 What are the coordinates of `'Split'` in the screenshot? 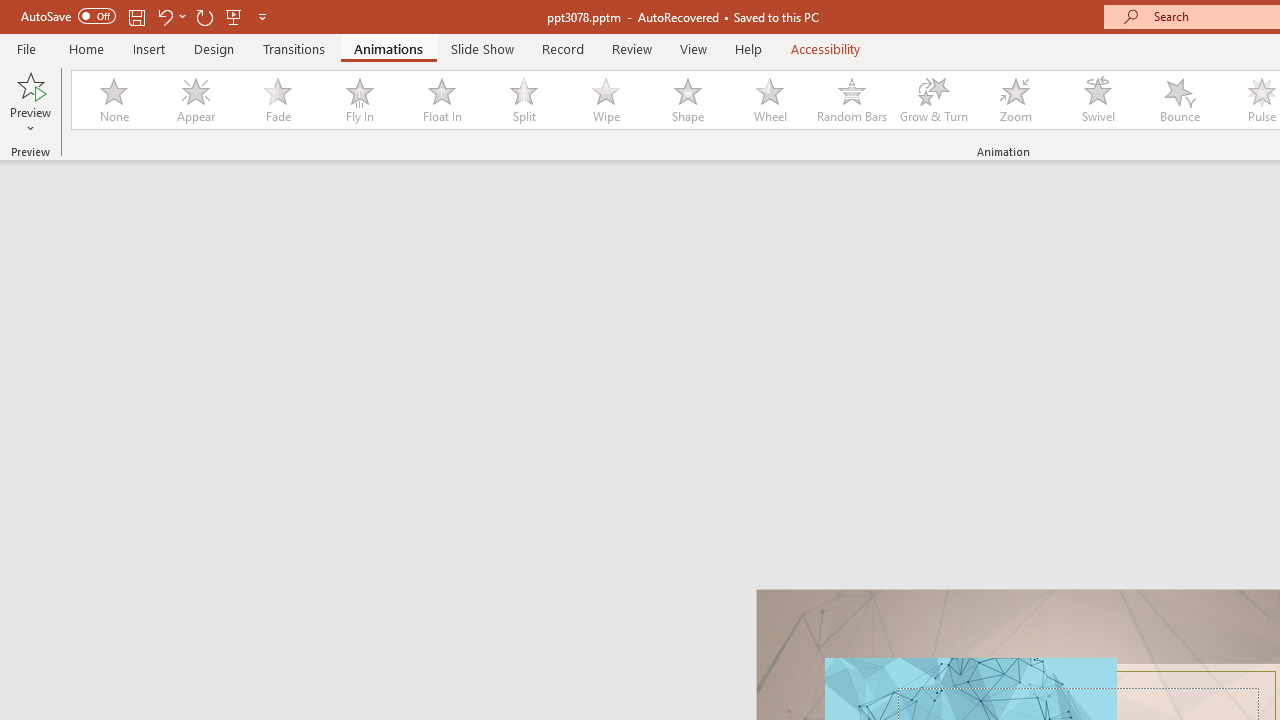 It's located at (523, 100).